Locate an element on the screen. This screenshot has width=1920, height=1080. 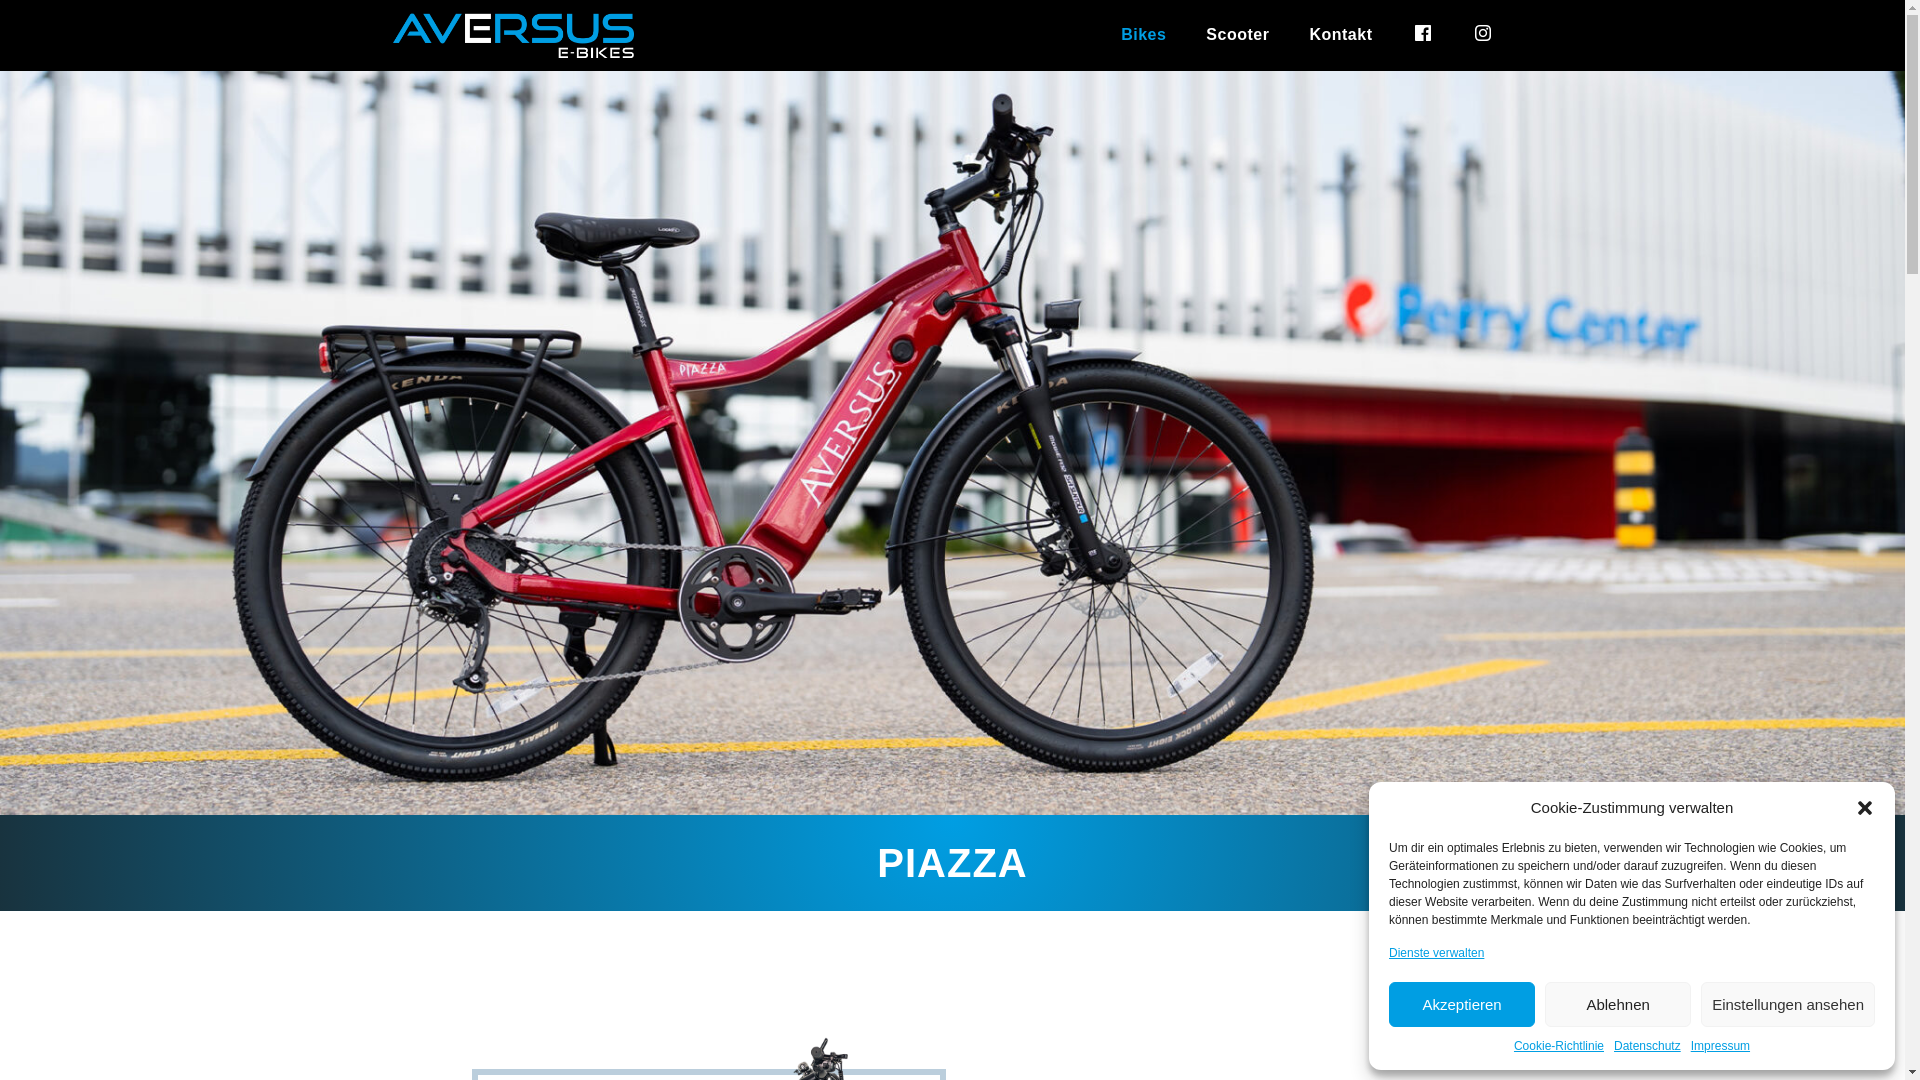
'Scooter' is located at coordinates (1236, 34).